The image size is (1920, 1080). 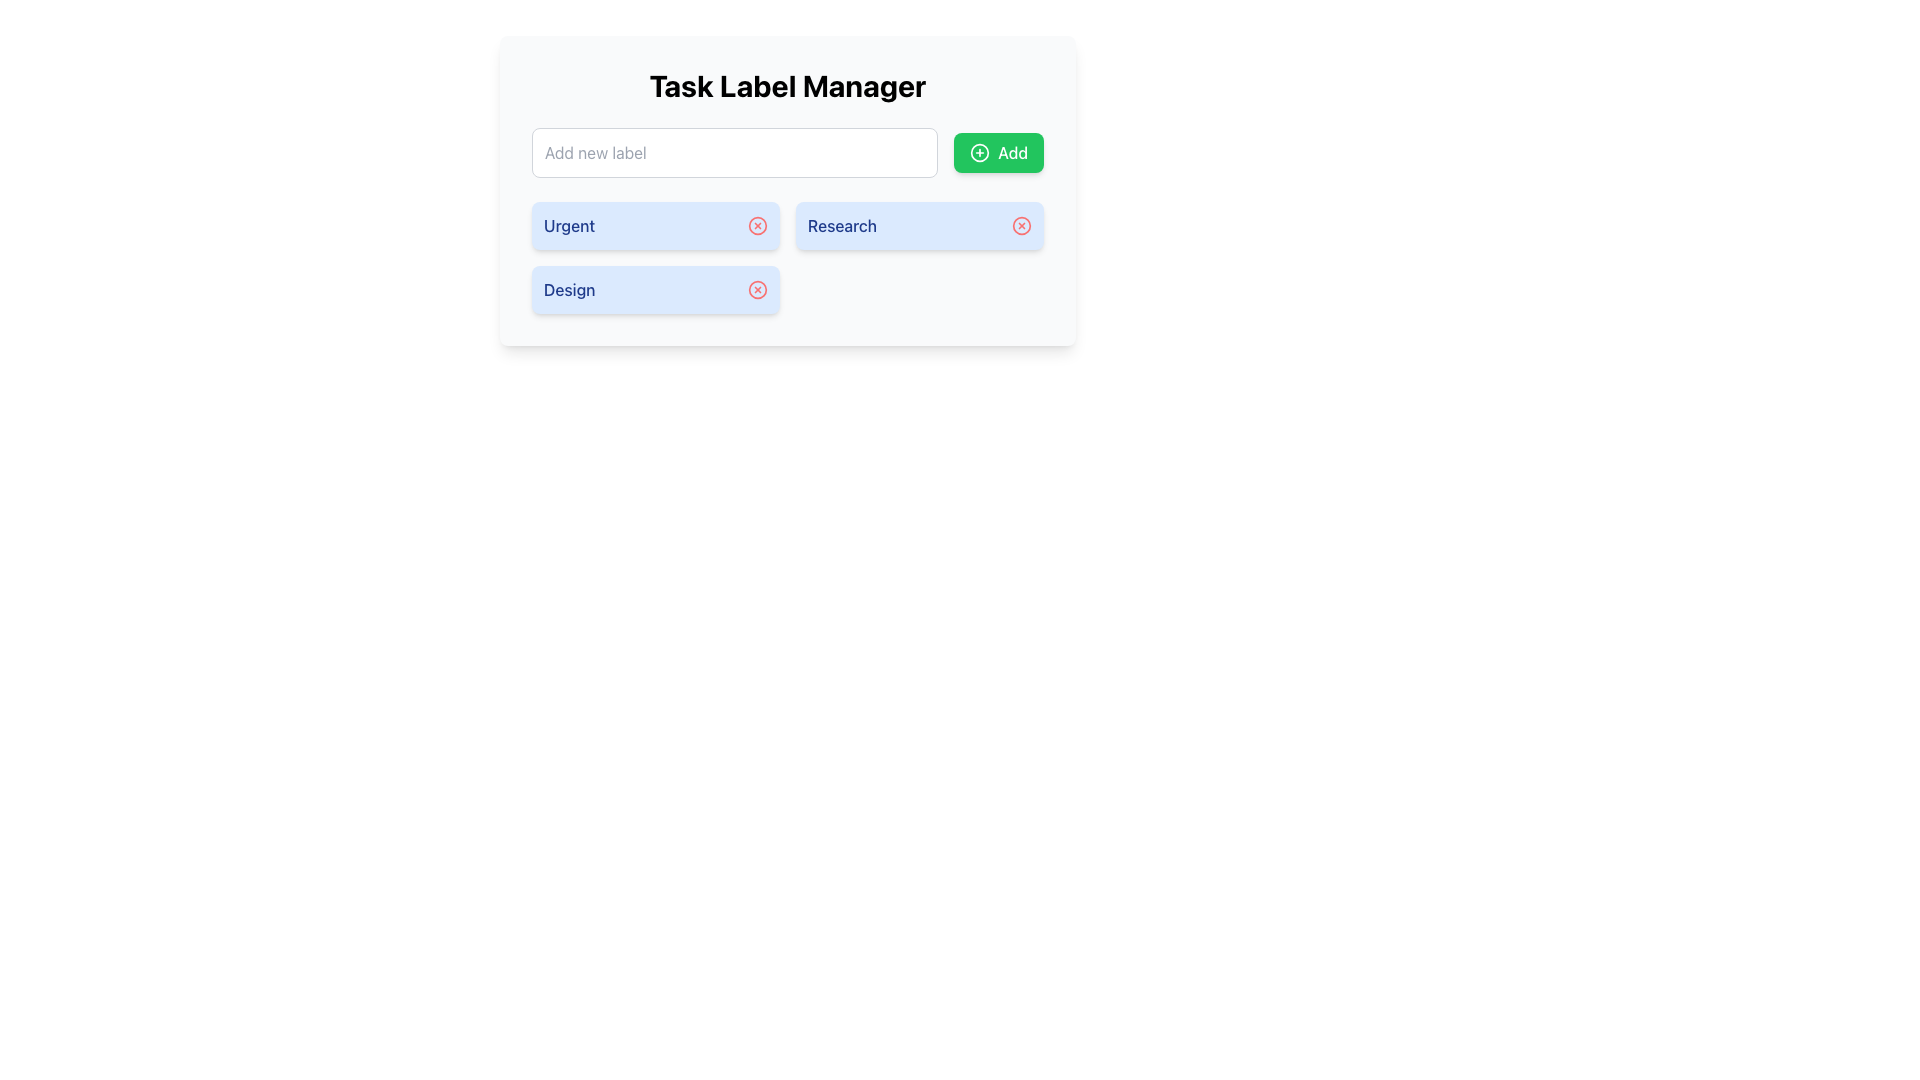 What do you see at coordinates (980, 152) in the screenshot?
I see `the plus icon within the green circular border located inside the 'Add' button at the top-right corner of the 'Task Label Manager' interface` at bounding box center [980, 152].